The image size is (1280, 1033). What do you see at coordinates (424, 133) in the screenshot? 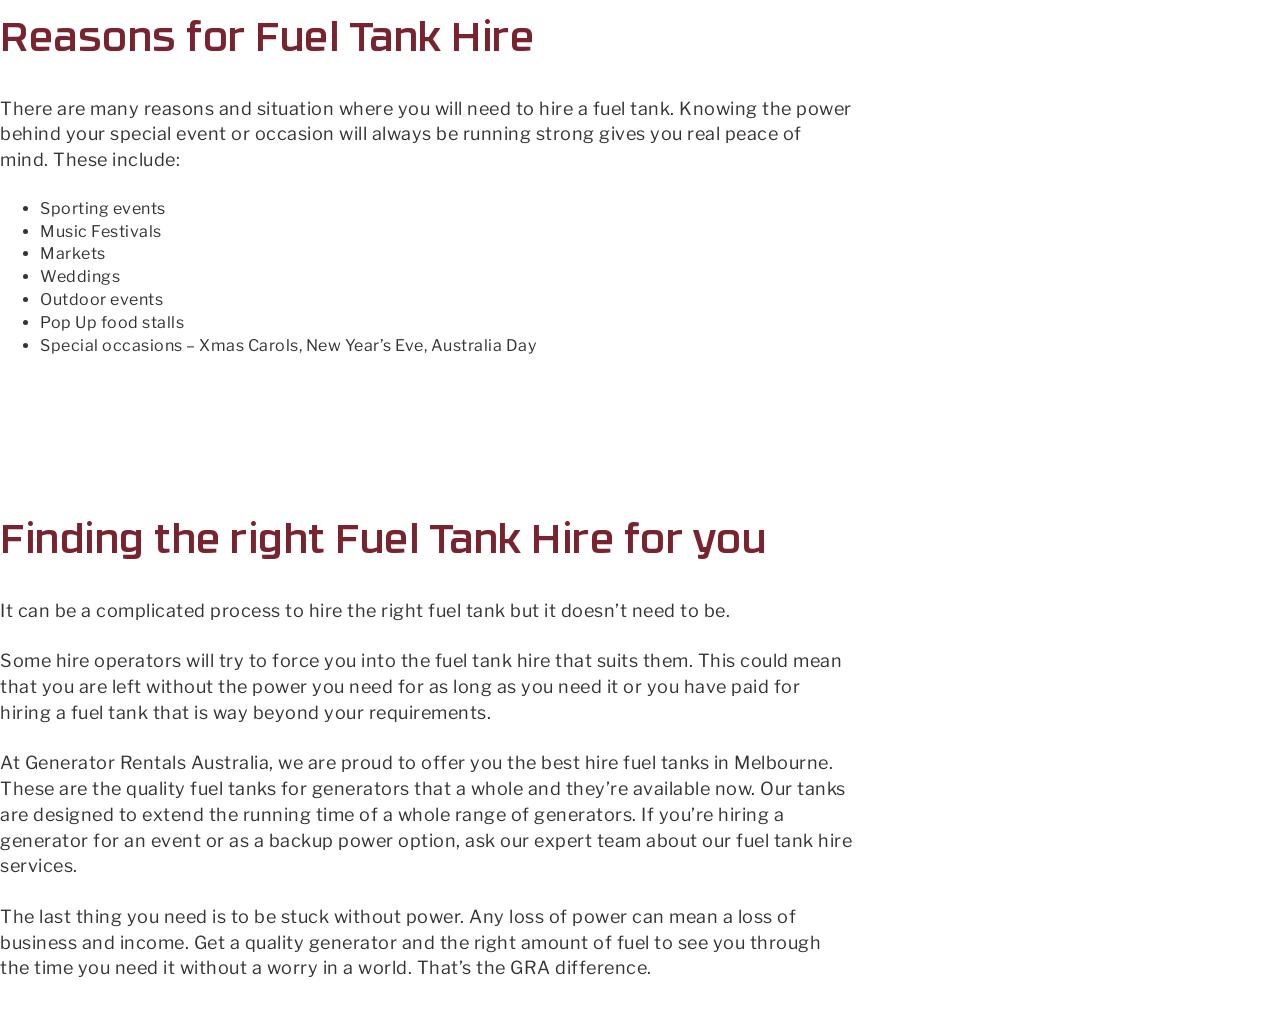
I see `'There are many reasons and situation where you will need to hire a fuel tank. Knowing the power behind your special event or occasion will always be running strong gives you real peace of mind. These include:'` at bounding box center [424, 133].